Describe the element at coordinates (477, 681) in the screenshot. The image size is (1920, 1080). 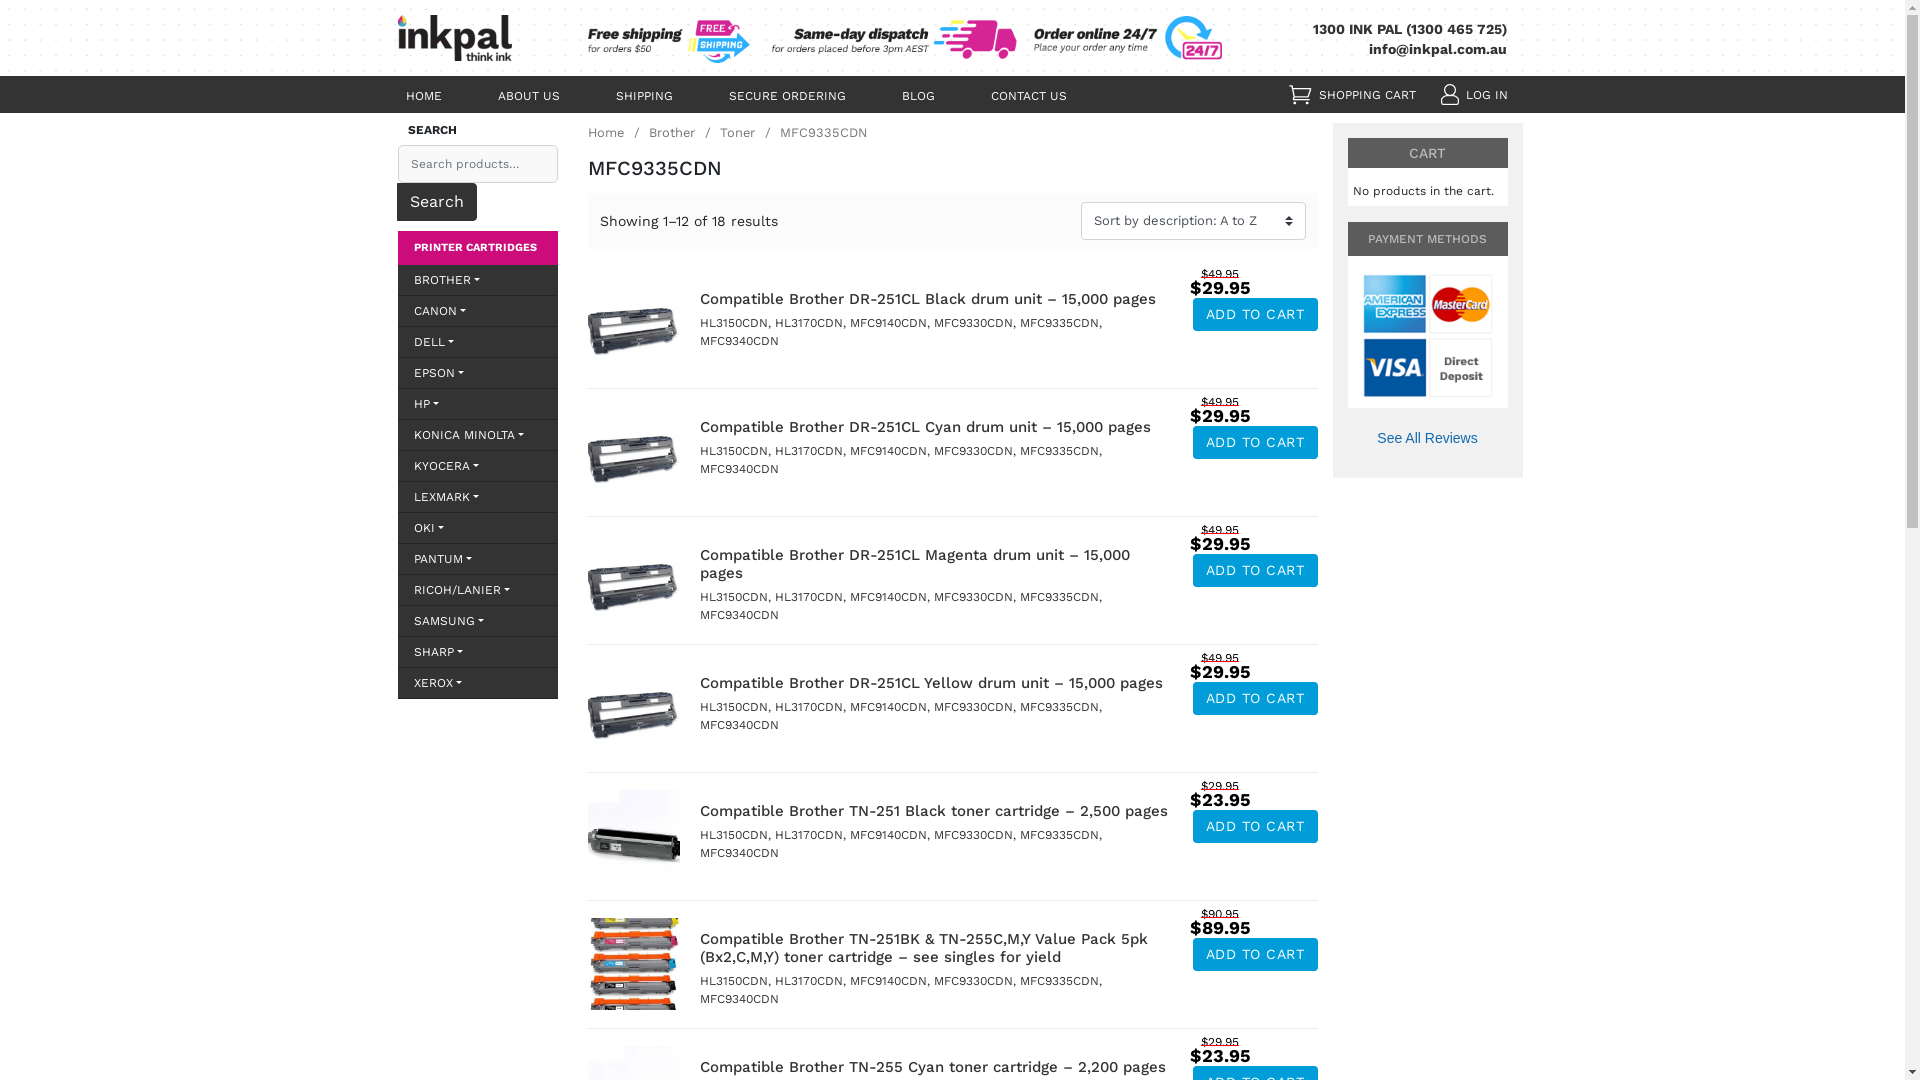
I see `'XEROX'` at that location.